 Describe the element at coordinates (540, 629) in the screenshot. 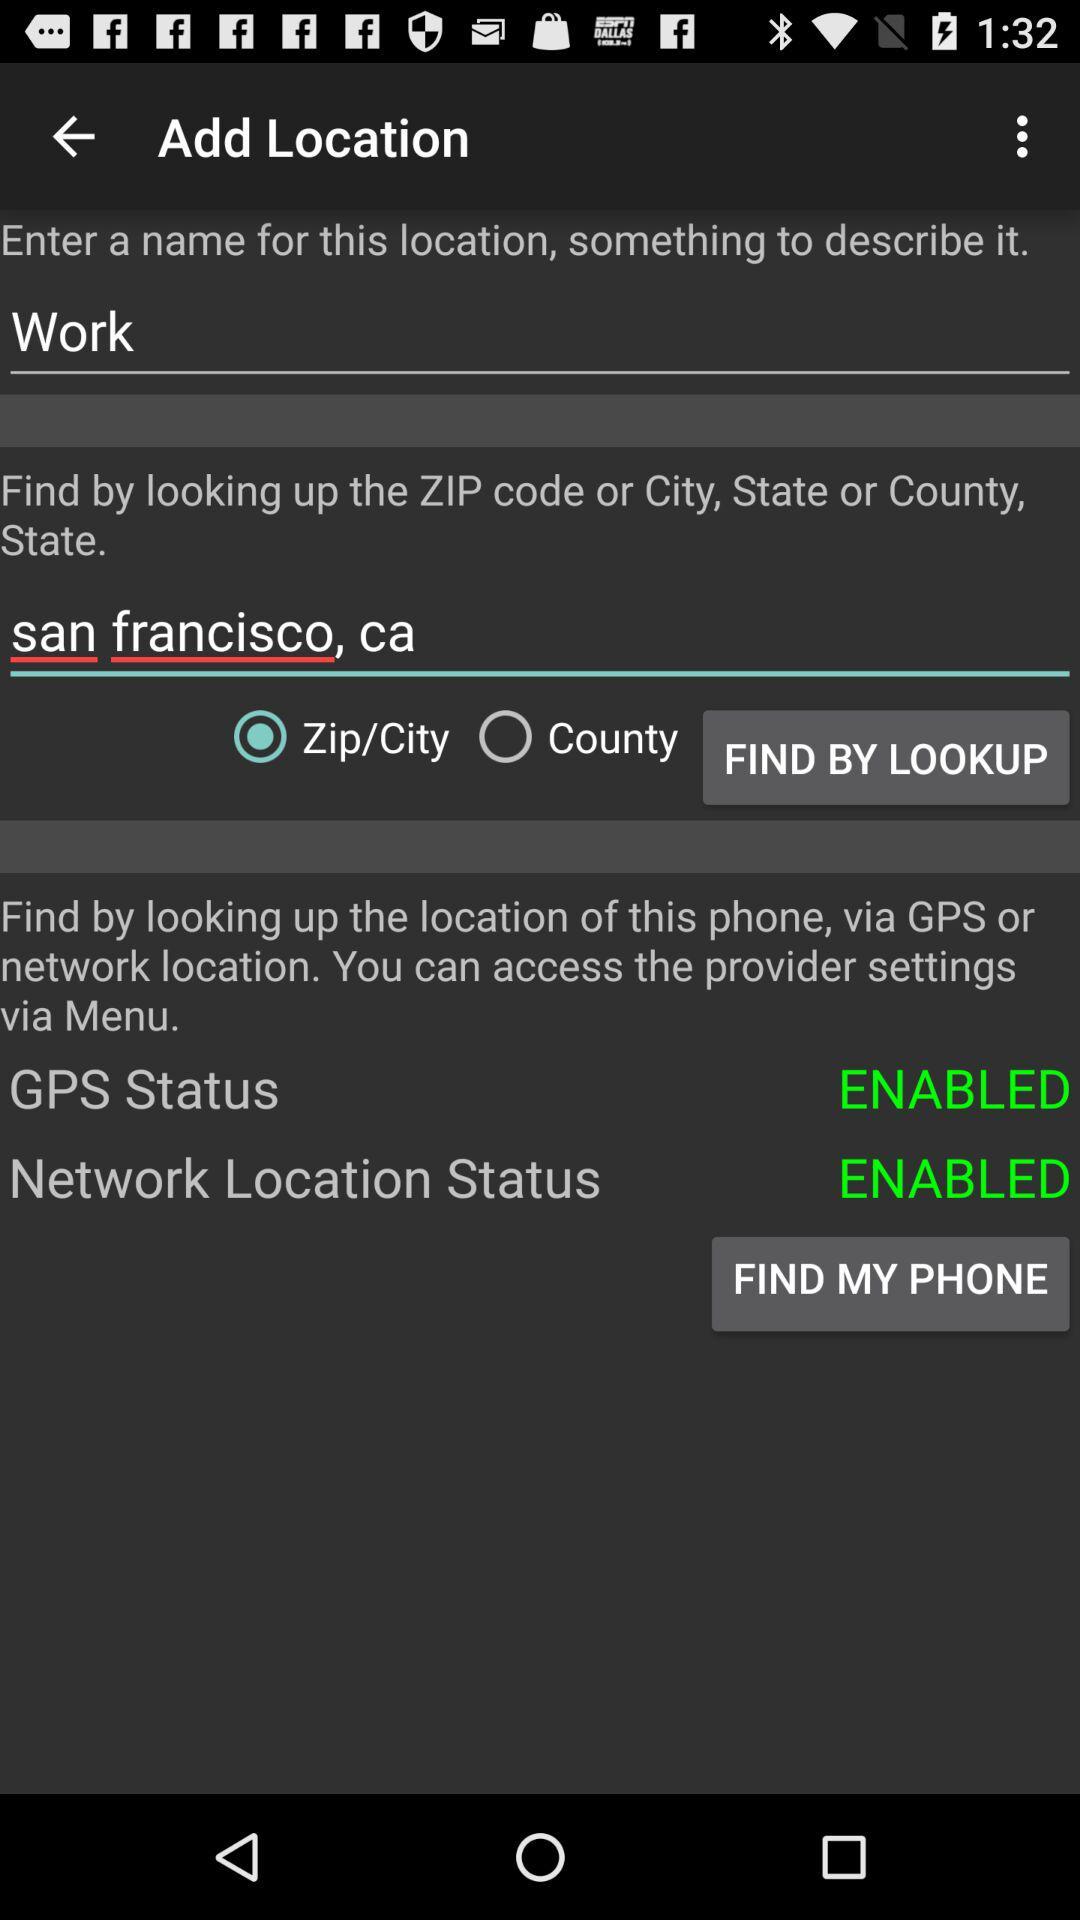

I see `san francisco, ca item` at that location.